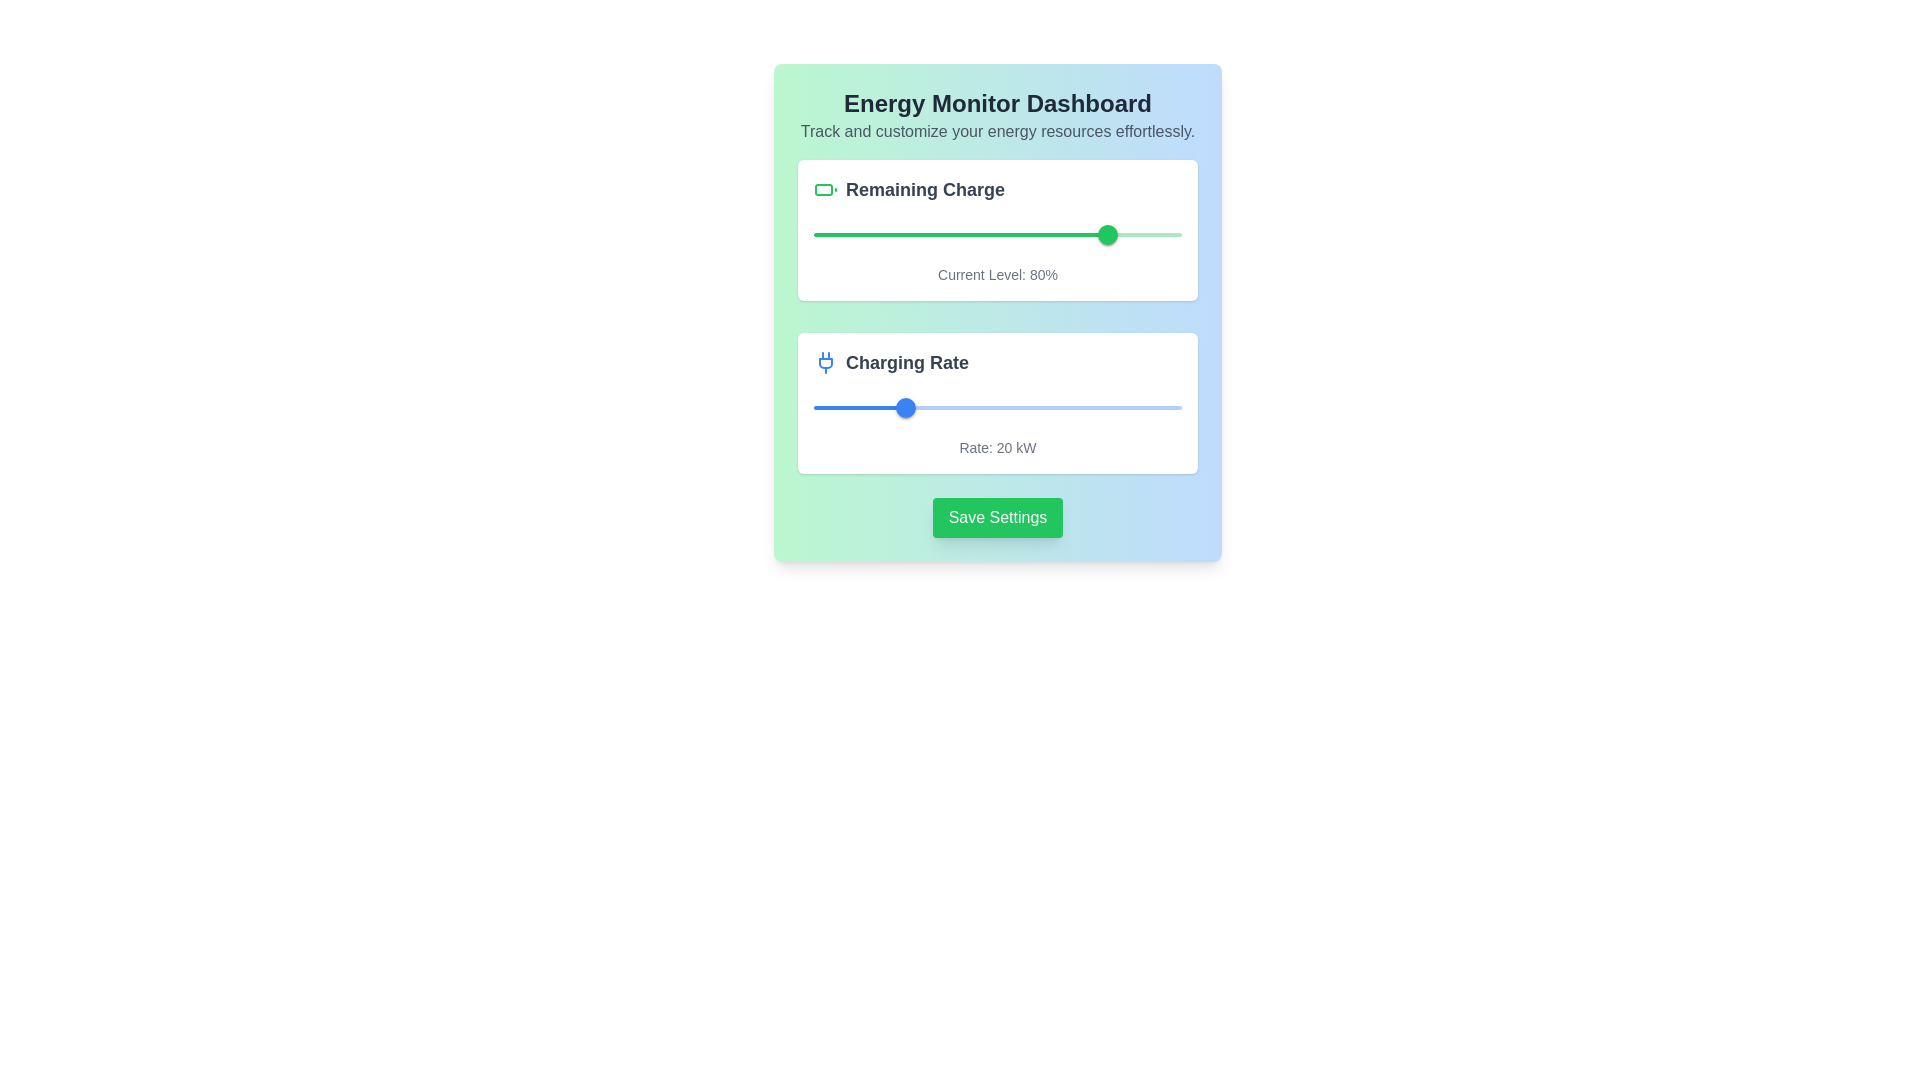 The width and height of the screenshot is (1920, 1080). Describe the element at coordinates (998, 407) in the screenshot. I see `the blue track of the slider control to adjust its position, located below the 'Charging Rate' label and above the 'Rate: 20 kW' text` at that location.